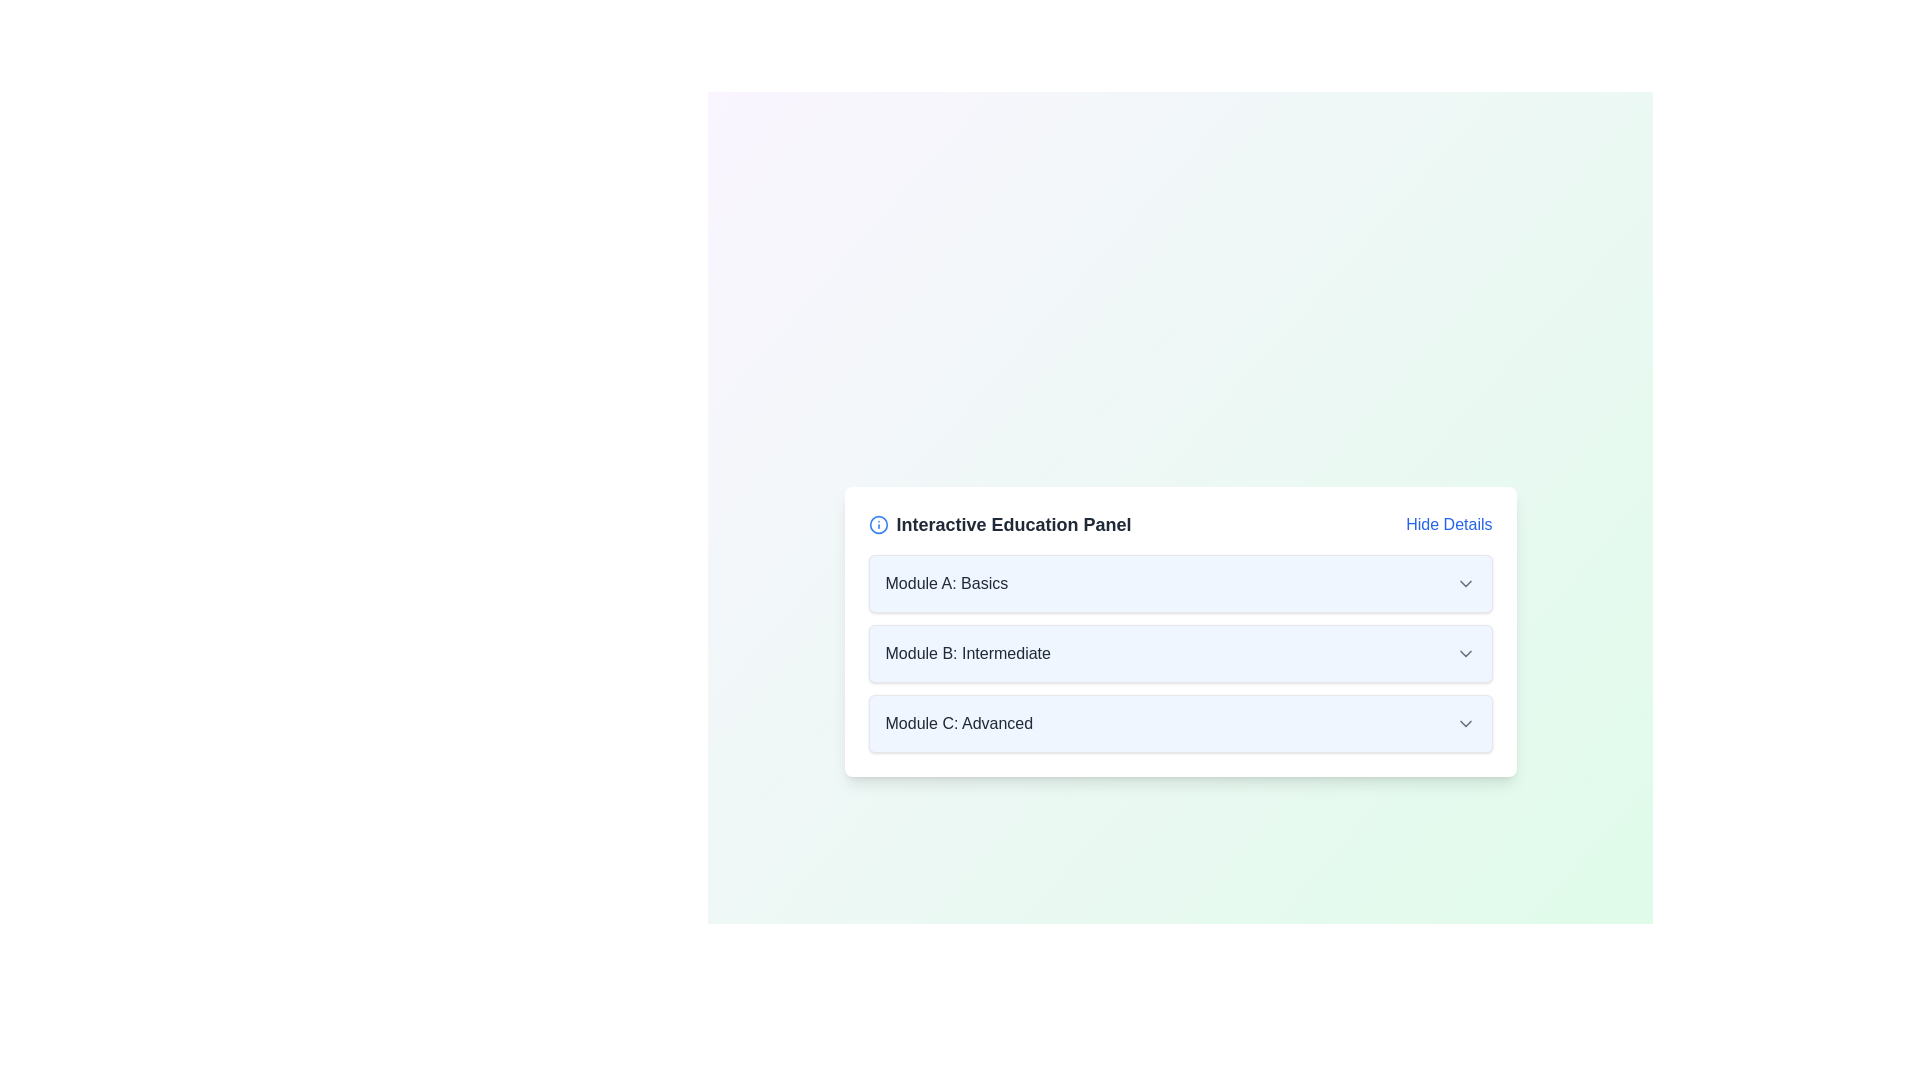 The height and width of the screenshot is (1080, 1920). Describe the element at coordinates (1000, 523) in the screenshot. I see `the bold text label 'Interactive Education Panel' that is aligned to the left and styled with dark gray color, which serves as the header of a section` at that location.